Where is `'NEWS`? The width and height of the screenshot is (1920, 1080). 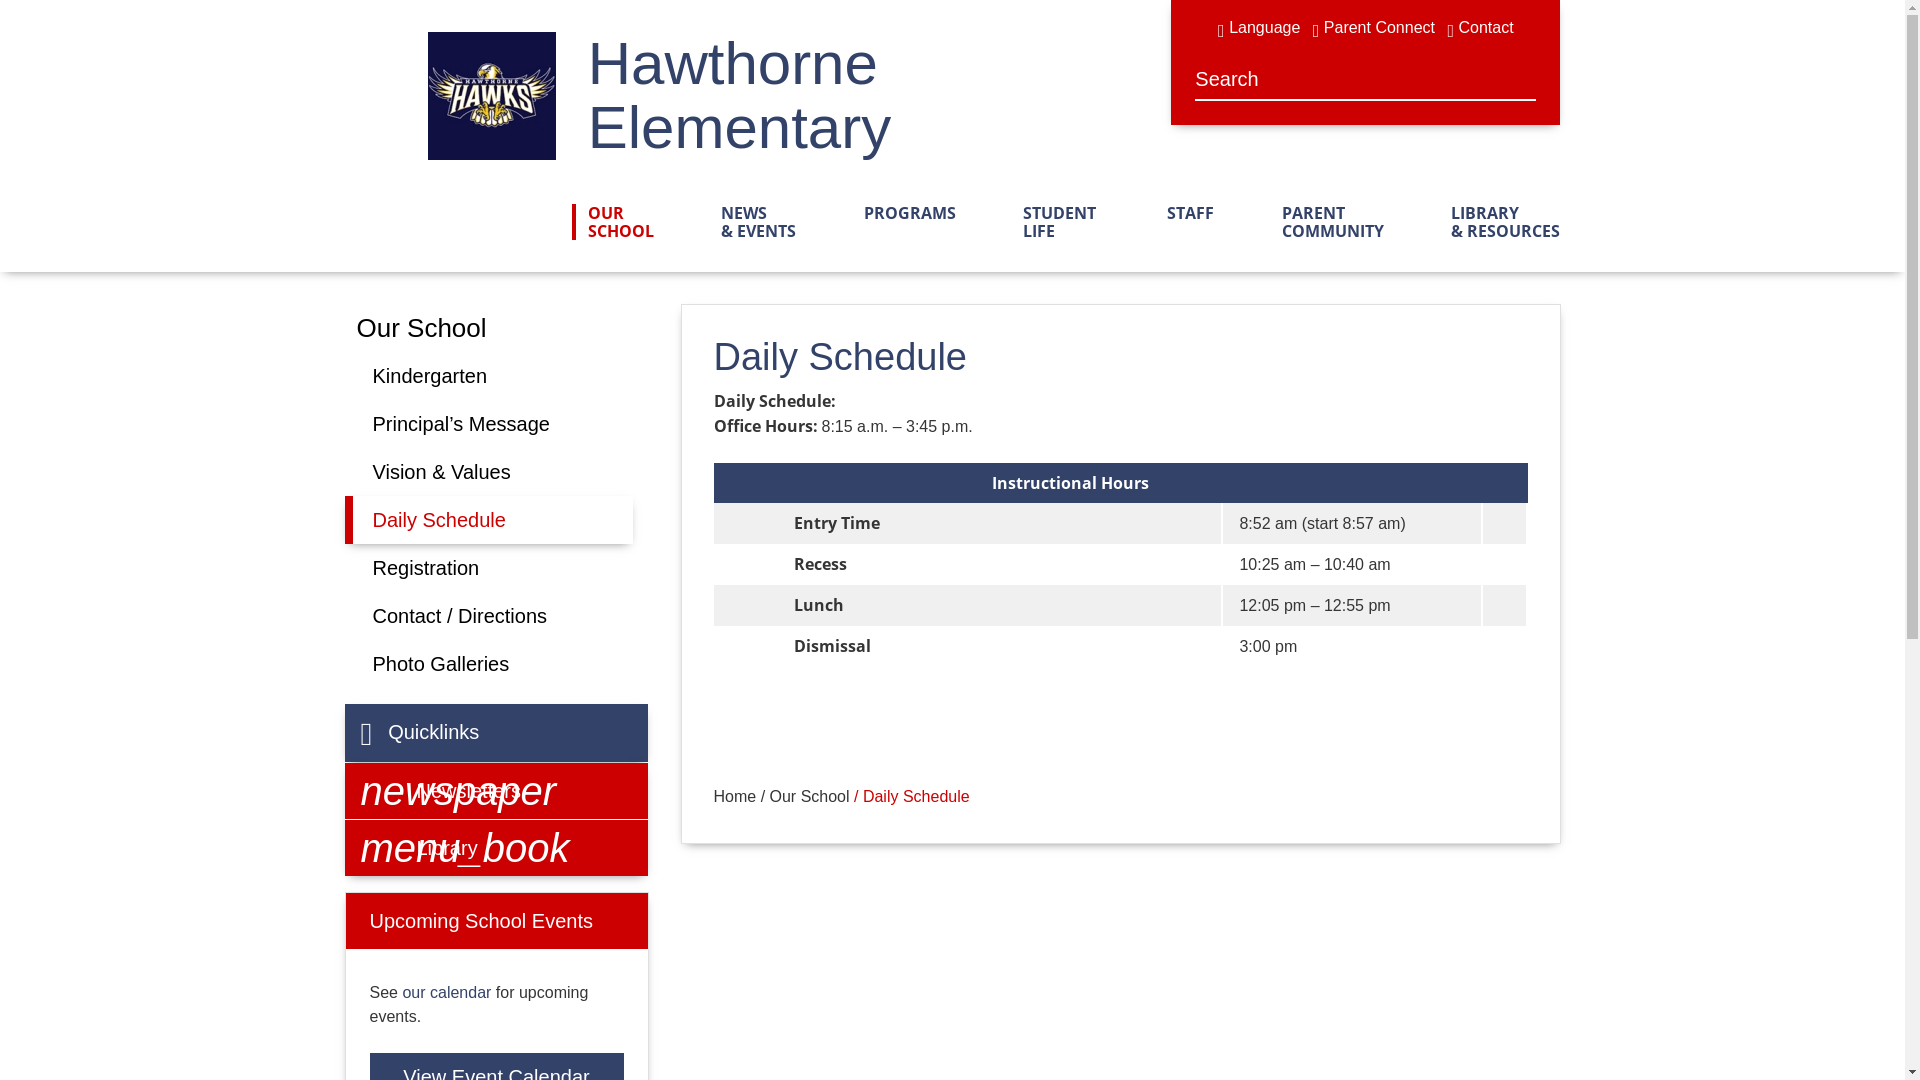
'NEWS is located at coordinates (749, 222).